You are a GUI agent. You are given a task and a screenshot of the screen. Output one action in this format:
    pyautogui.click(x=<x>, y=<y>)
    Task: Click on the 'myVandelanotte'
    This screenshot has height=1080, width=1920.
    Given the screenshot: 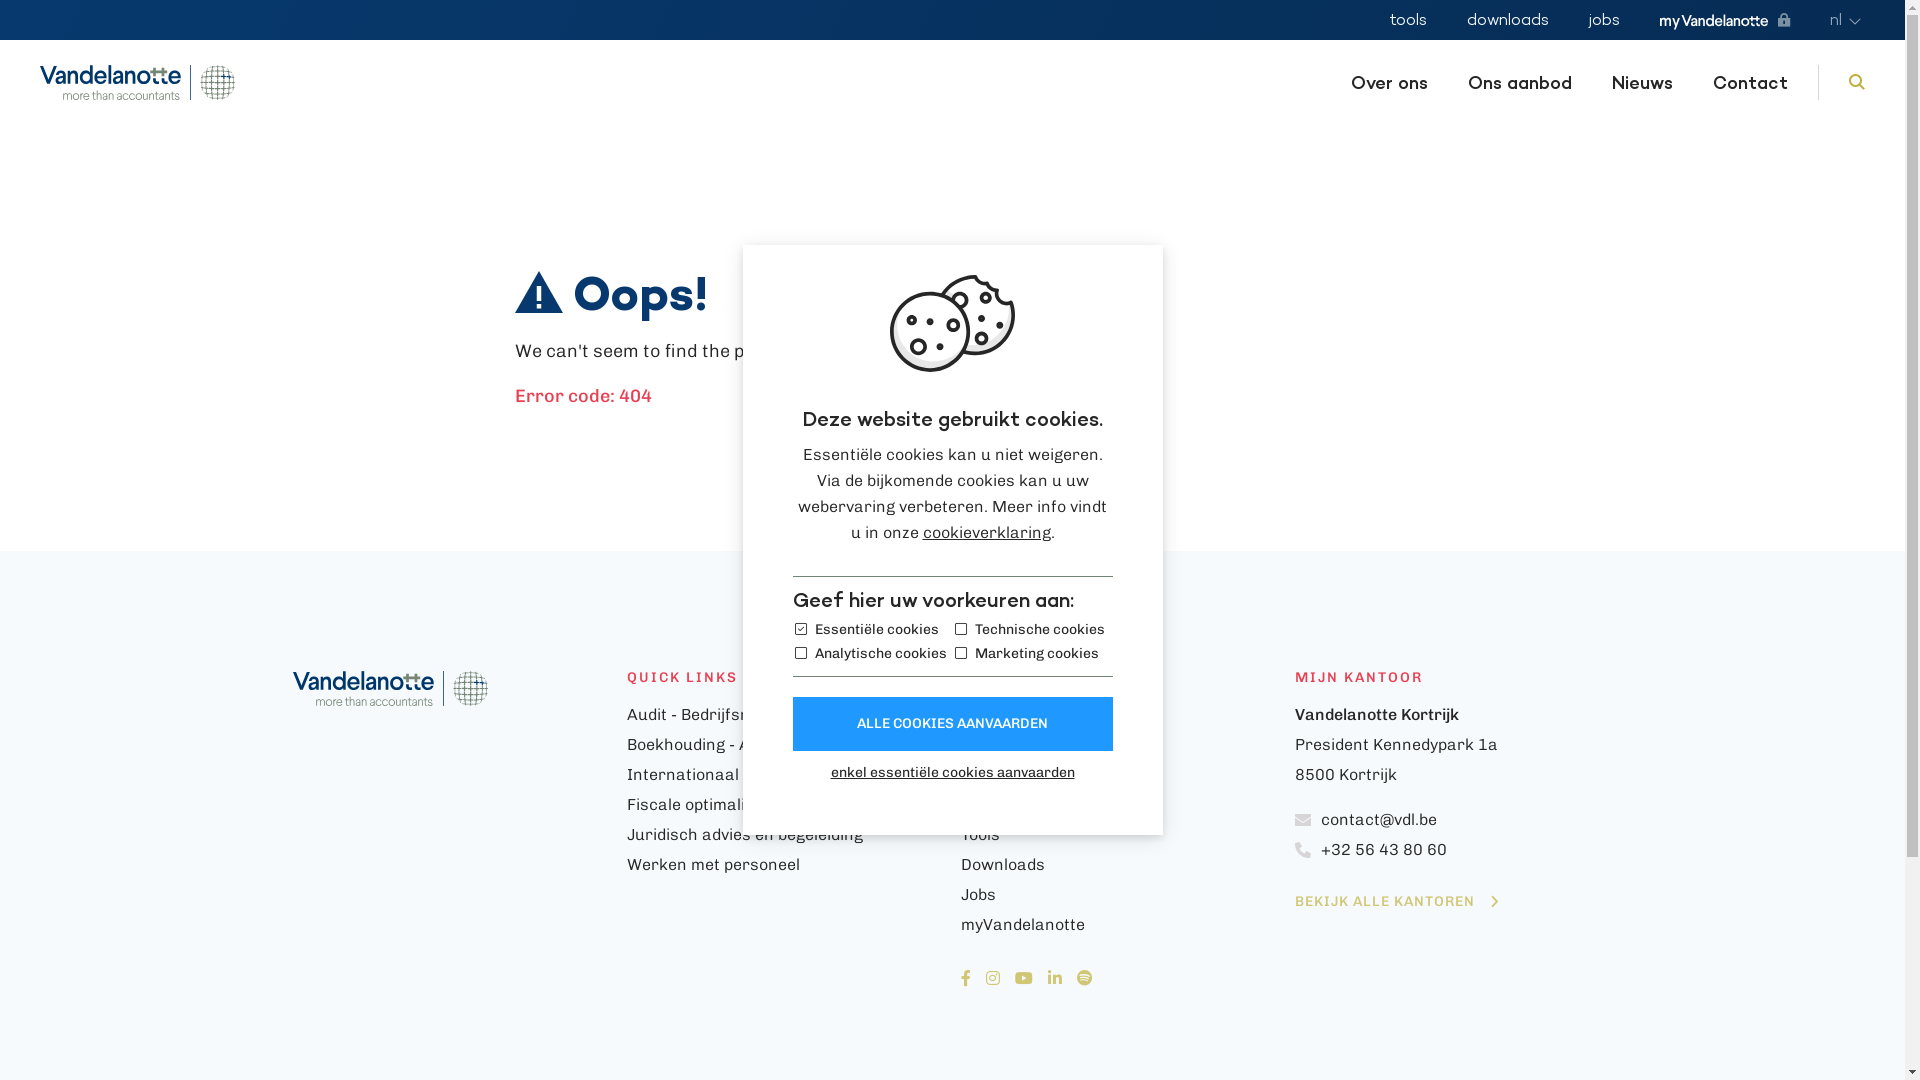 What is the action you would take?
    pyautogui.click(x=1723, y=21)
    